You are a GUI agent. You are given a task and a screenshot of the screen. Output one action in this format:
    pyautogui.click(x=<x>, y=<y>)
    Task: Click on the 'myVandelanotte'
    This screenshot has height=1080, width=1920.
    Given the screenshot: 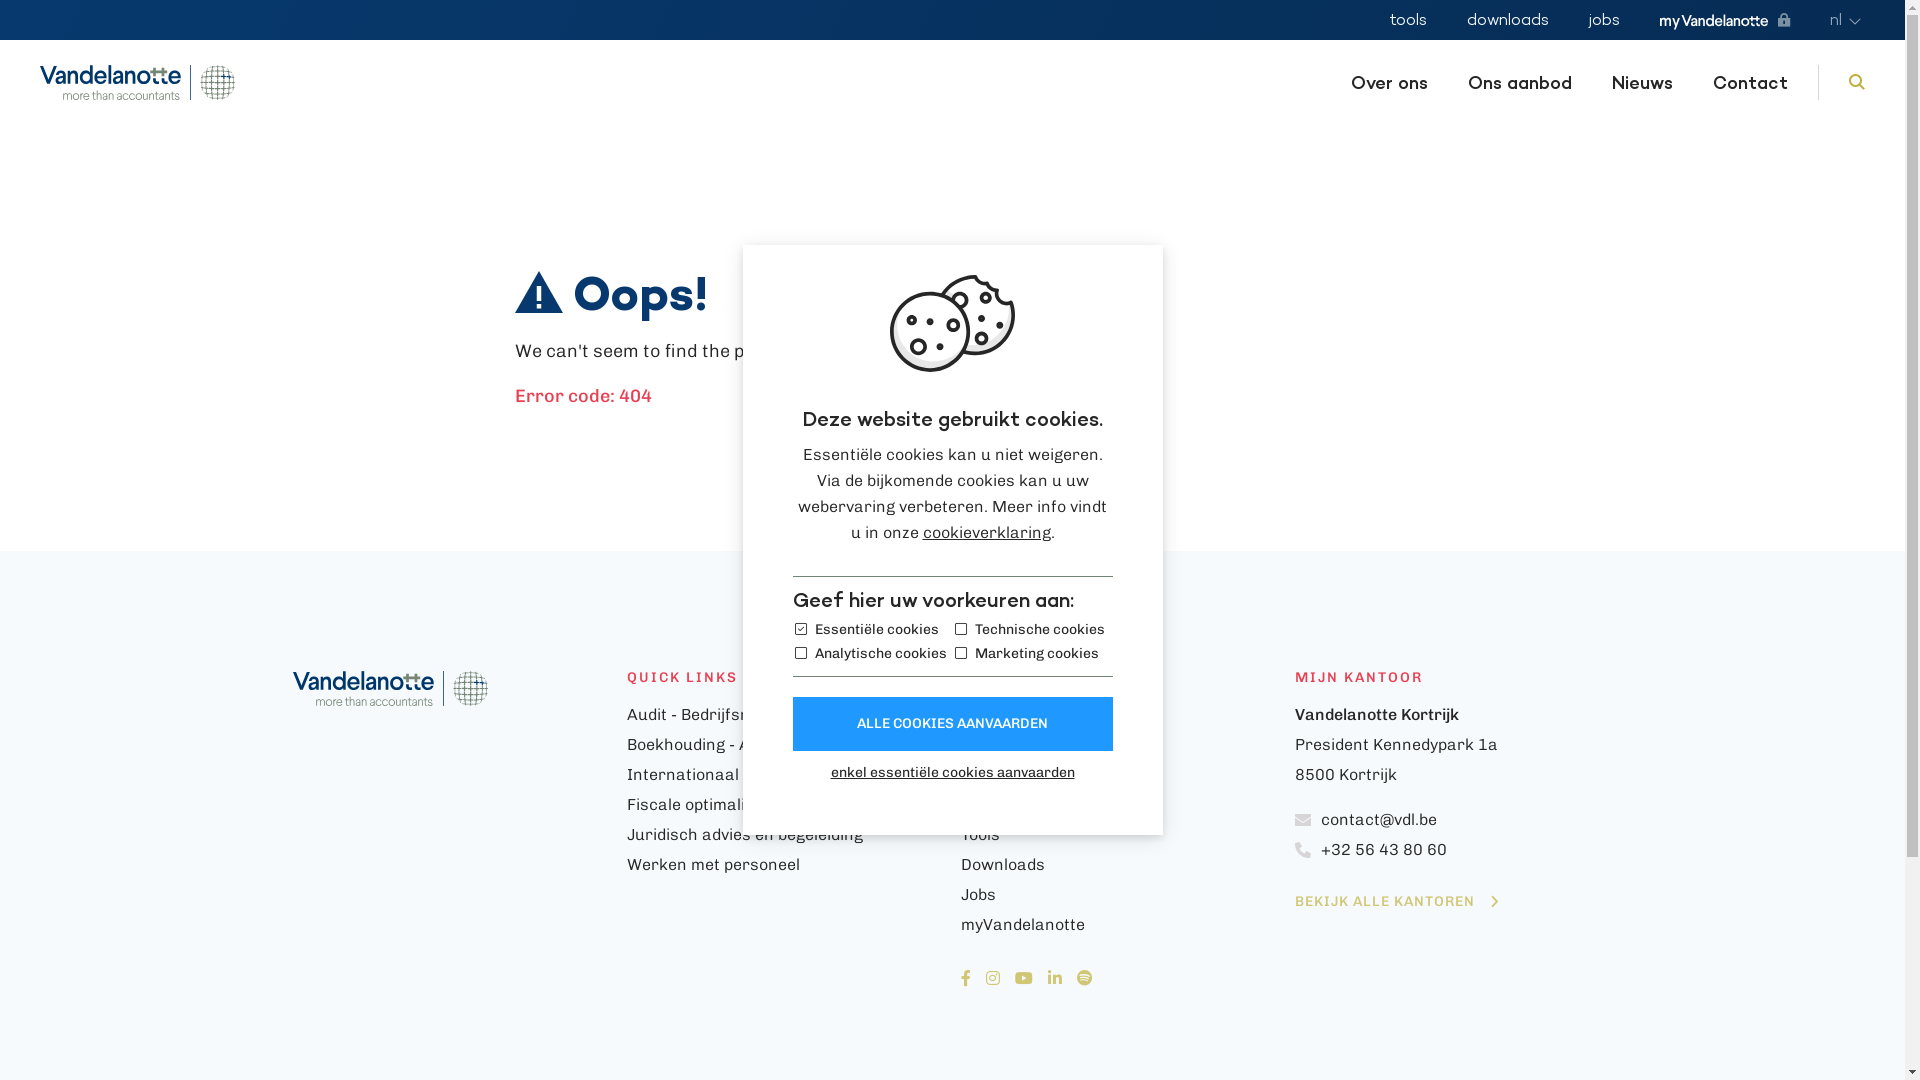 What is the action you would take?
    pyautogui.click(x=1723, y=21)
    